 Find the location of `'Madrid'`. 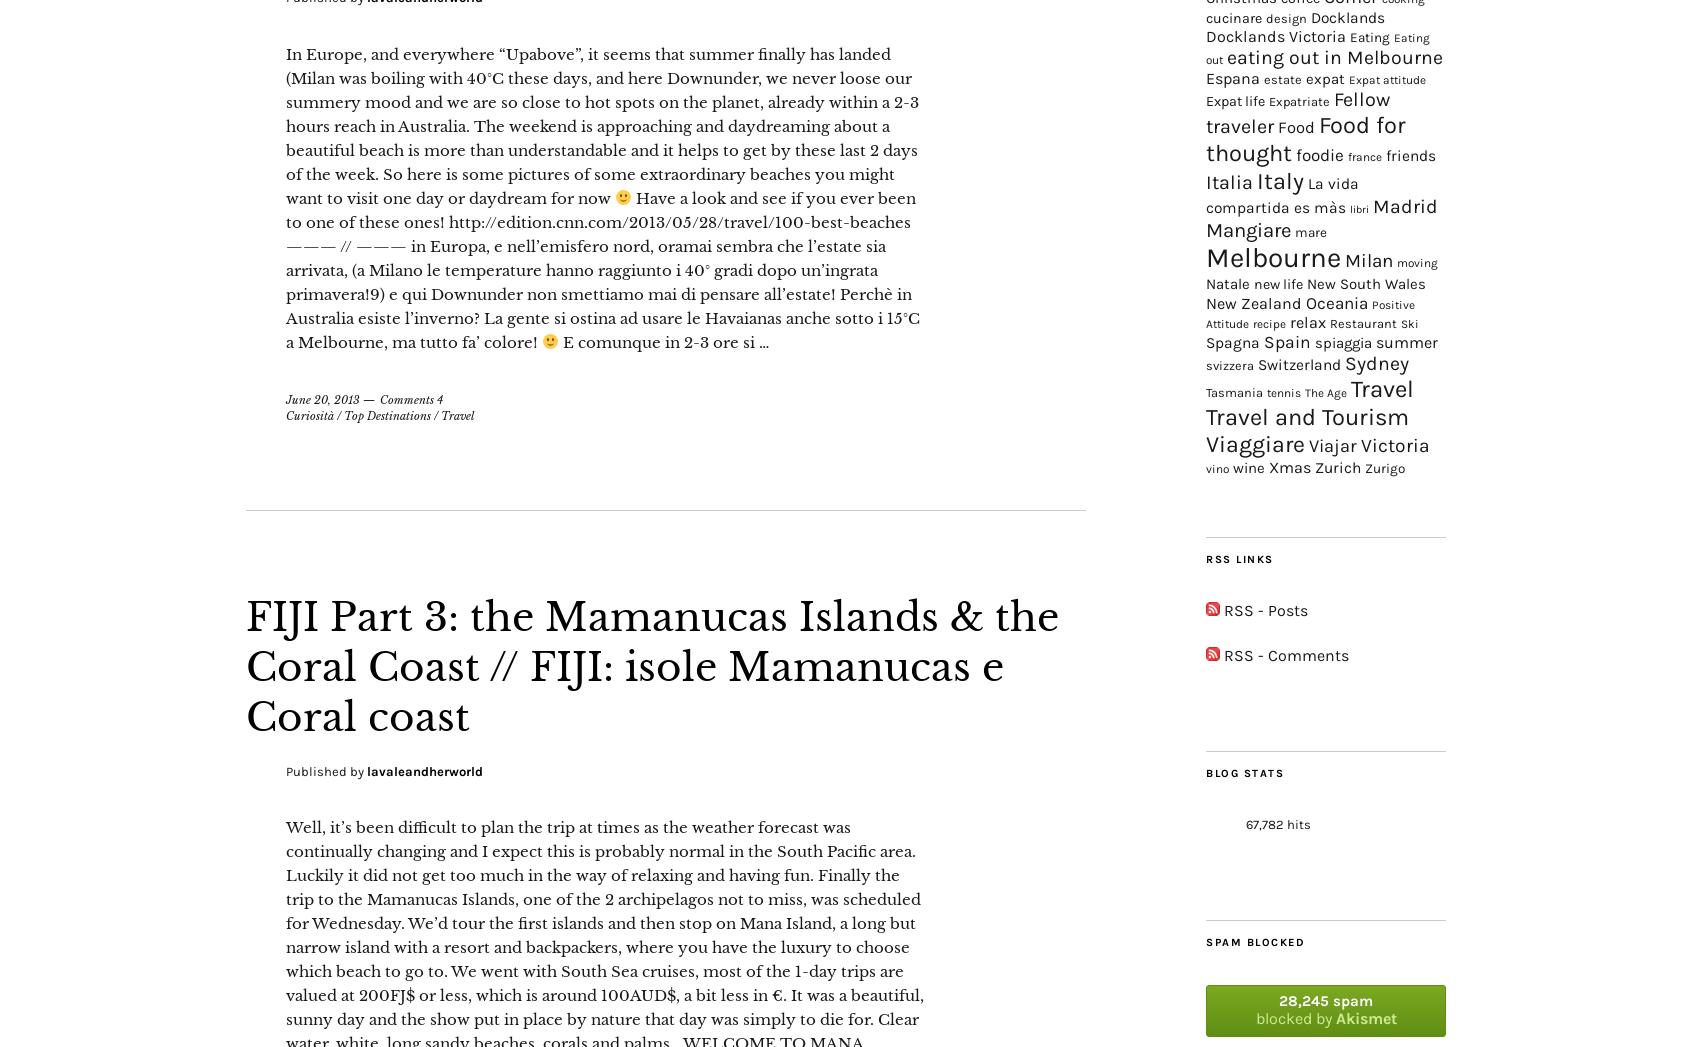

'Madrid' is located at coordinates (1405, 205).